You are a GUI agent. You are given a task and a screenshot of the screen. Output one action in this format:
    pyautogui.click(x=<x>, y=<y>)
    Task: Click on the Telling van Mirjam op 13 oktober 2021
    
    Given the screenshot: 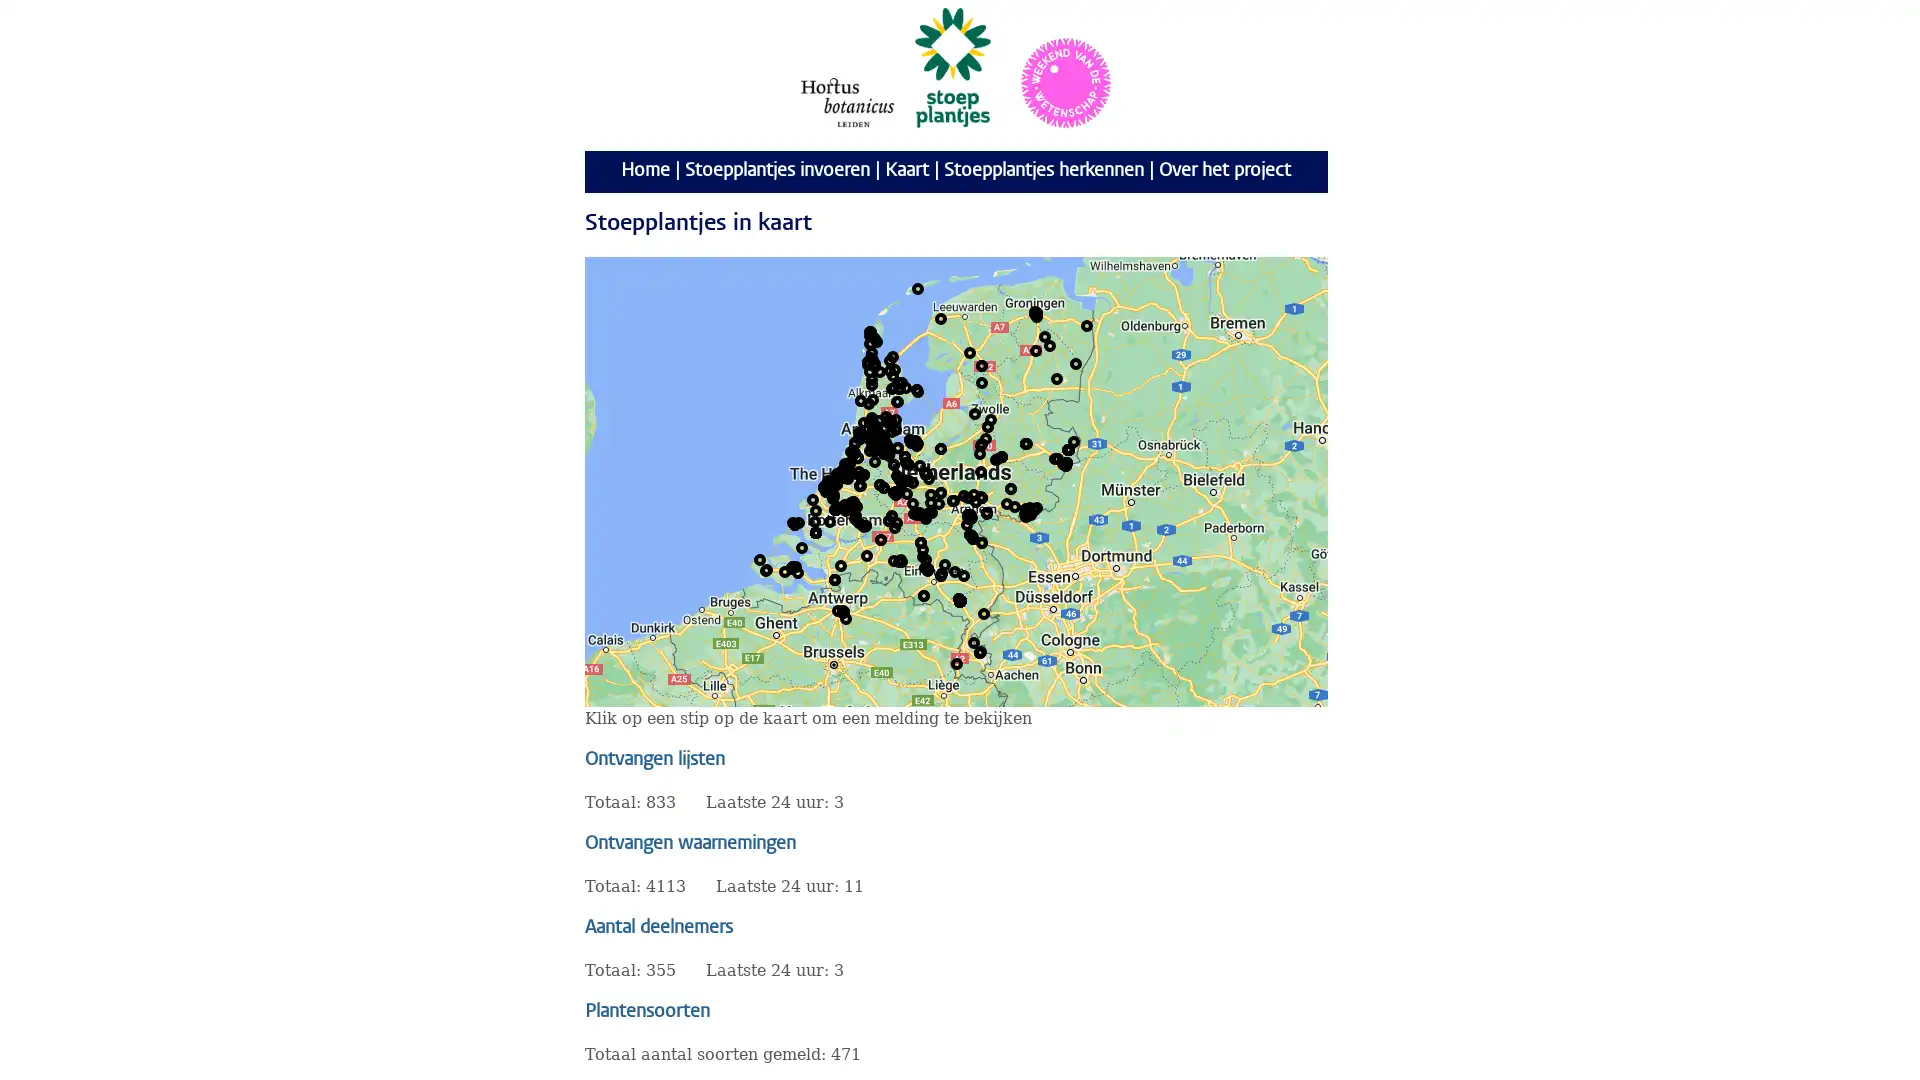 What is the action you would take?
    pyautogui.click(x=1056, y=458)
    